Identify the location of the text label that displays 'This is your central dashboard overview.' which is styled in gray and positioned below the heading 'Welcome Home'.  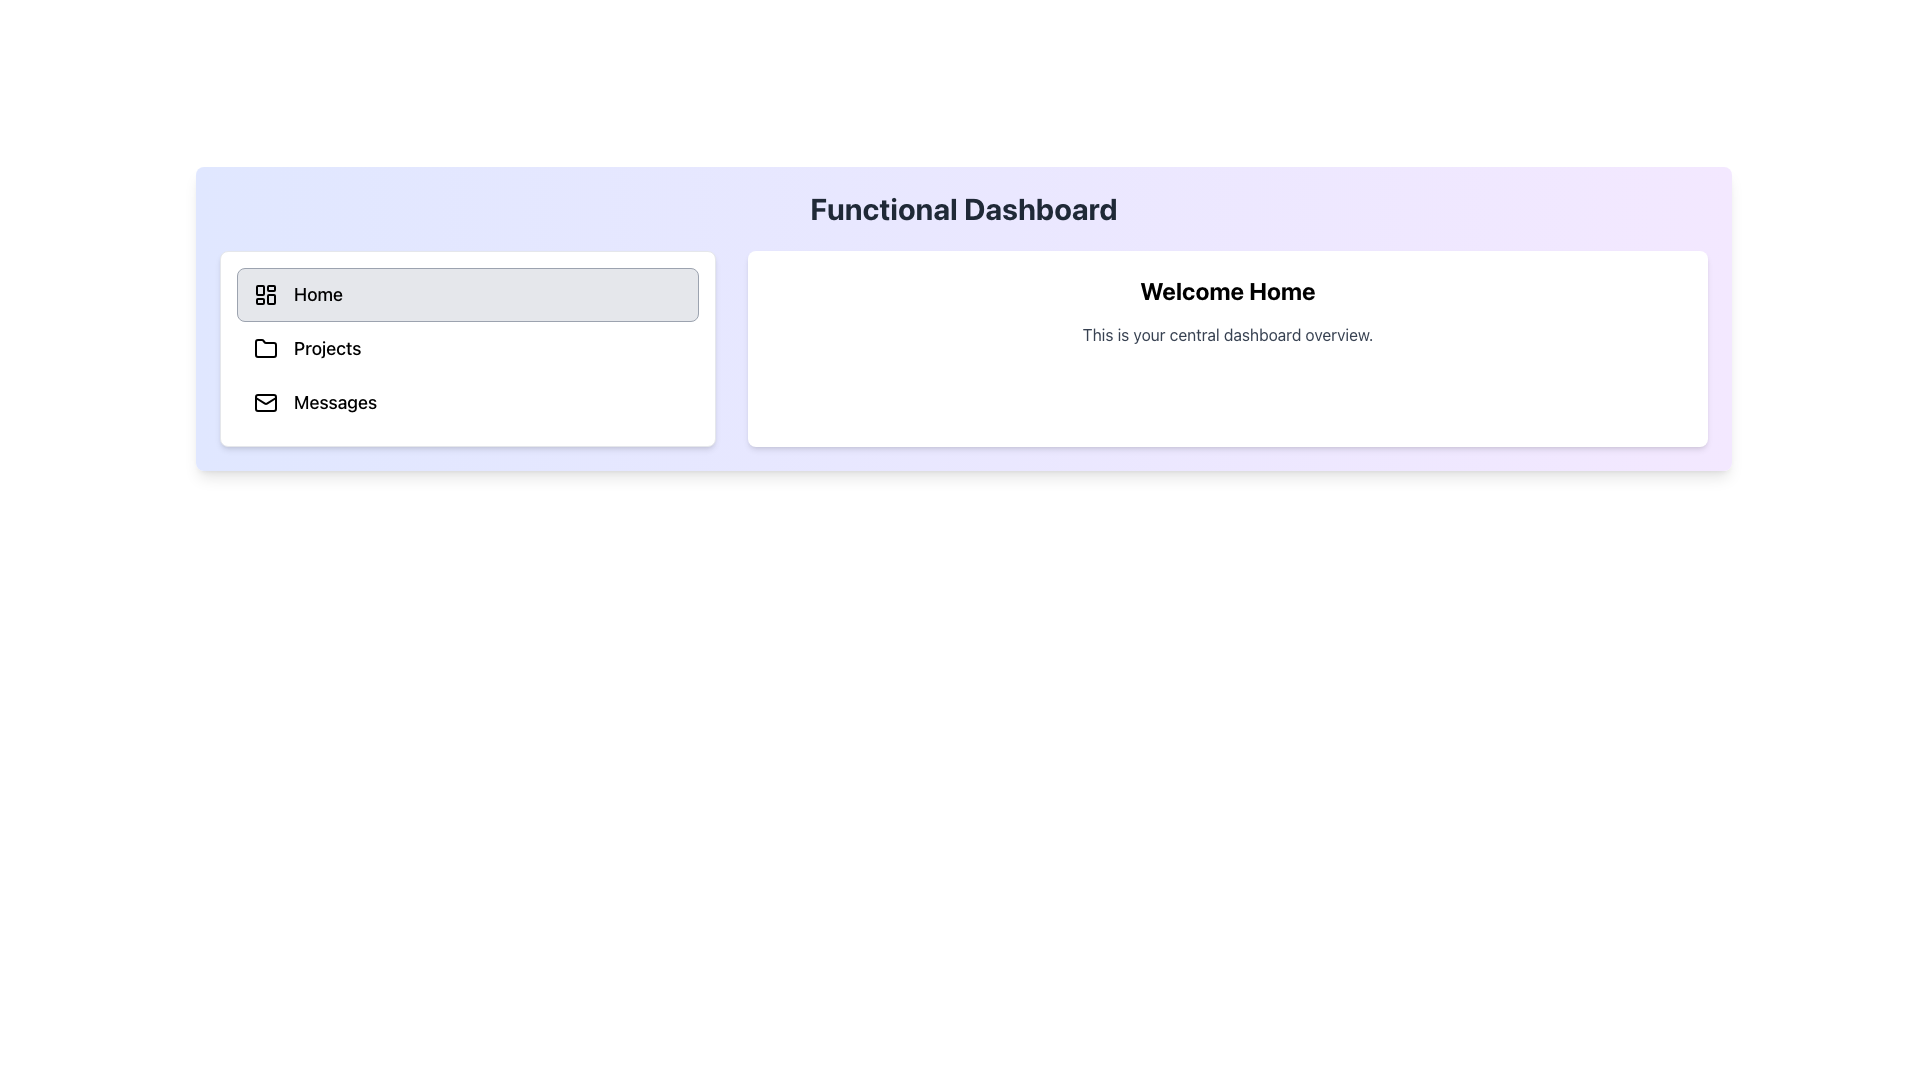
(1227, 334).